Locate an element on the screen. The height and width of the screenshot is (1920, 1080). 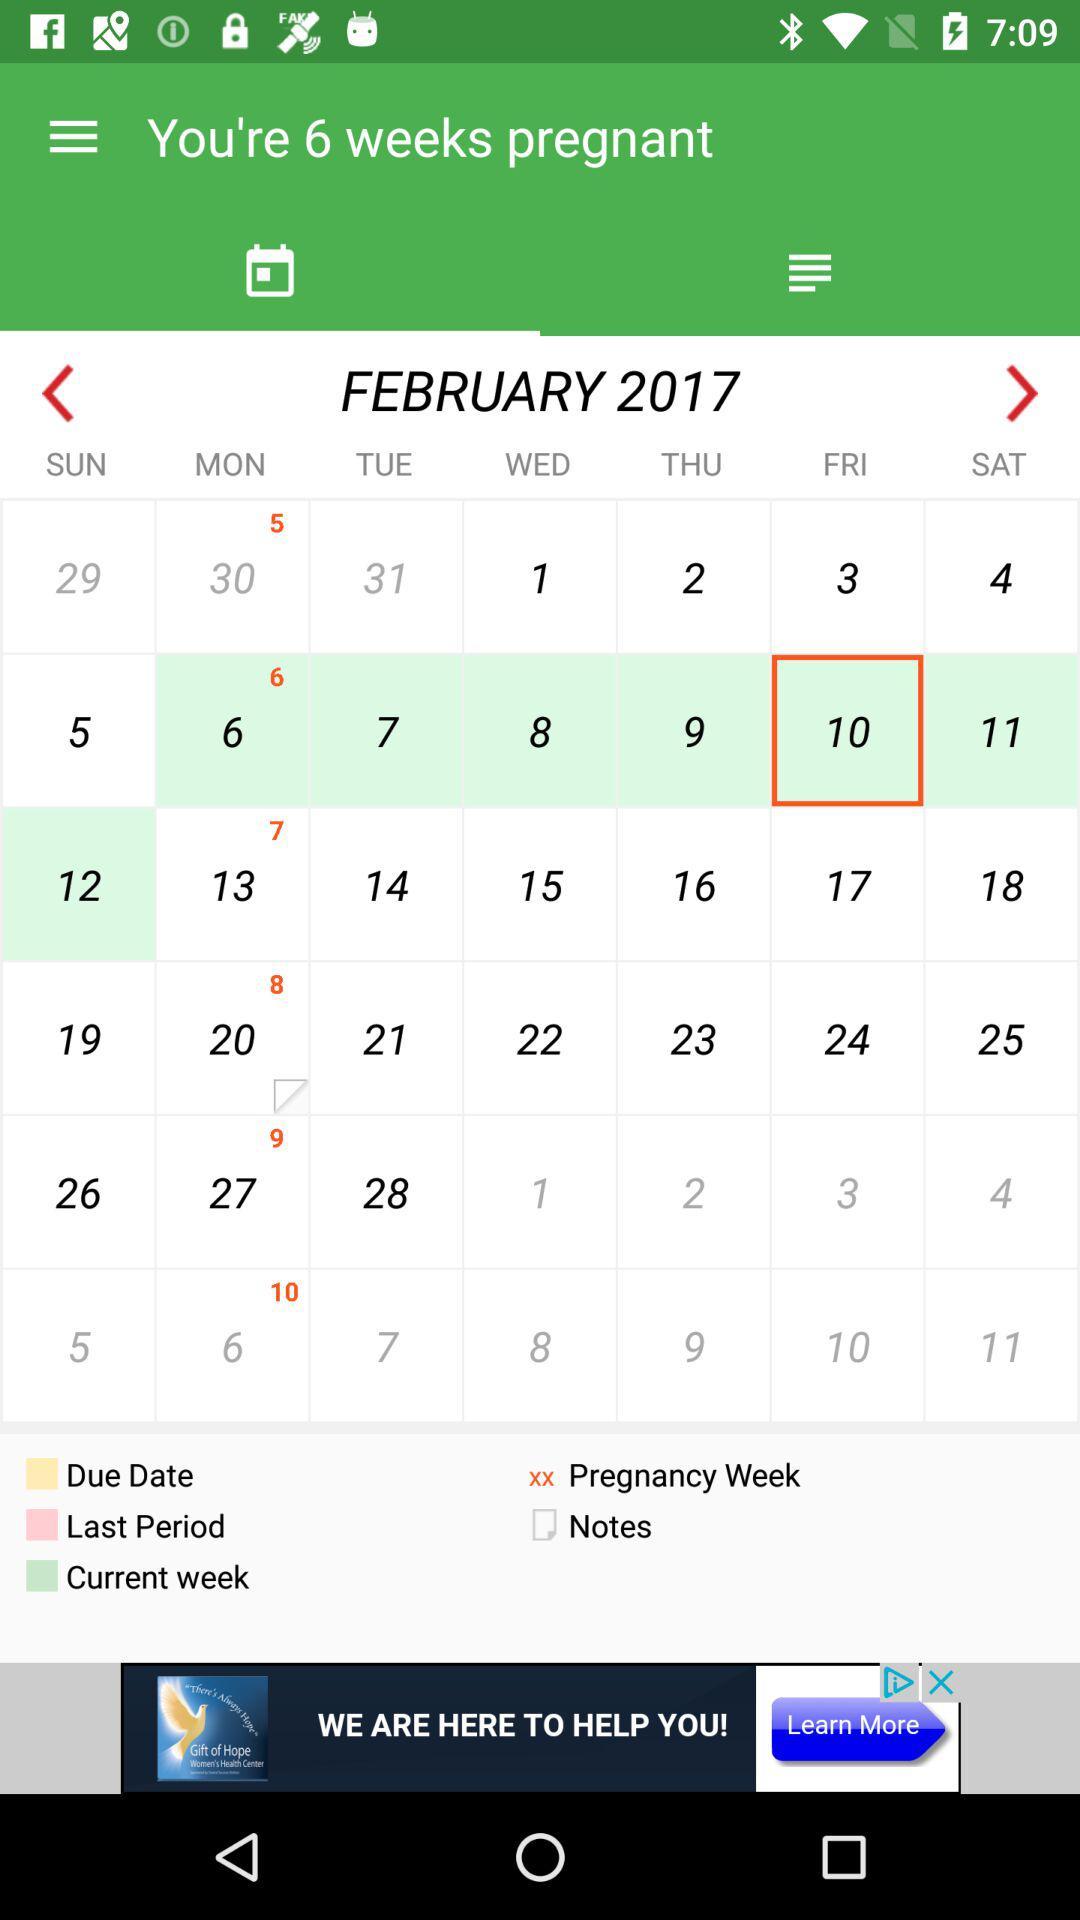
look at next month is located at coordinates (1022, 393).